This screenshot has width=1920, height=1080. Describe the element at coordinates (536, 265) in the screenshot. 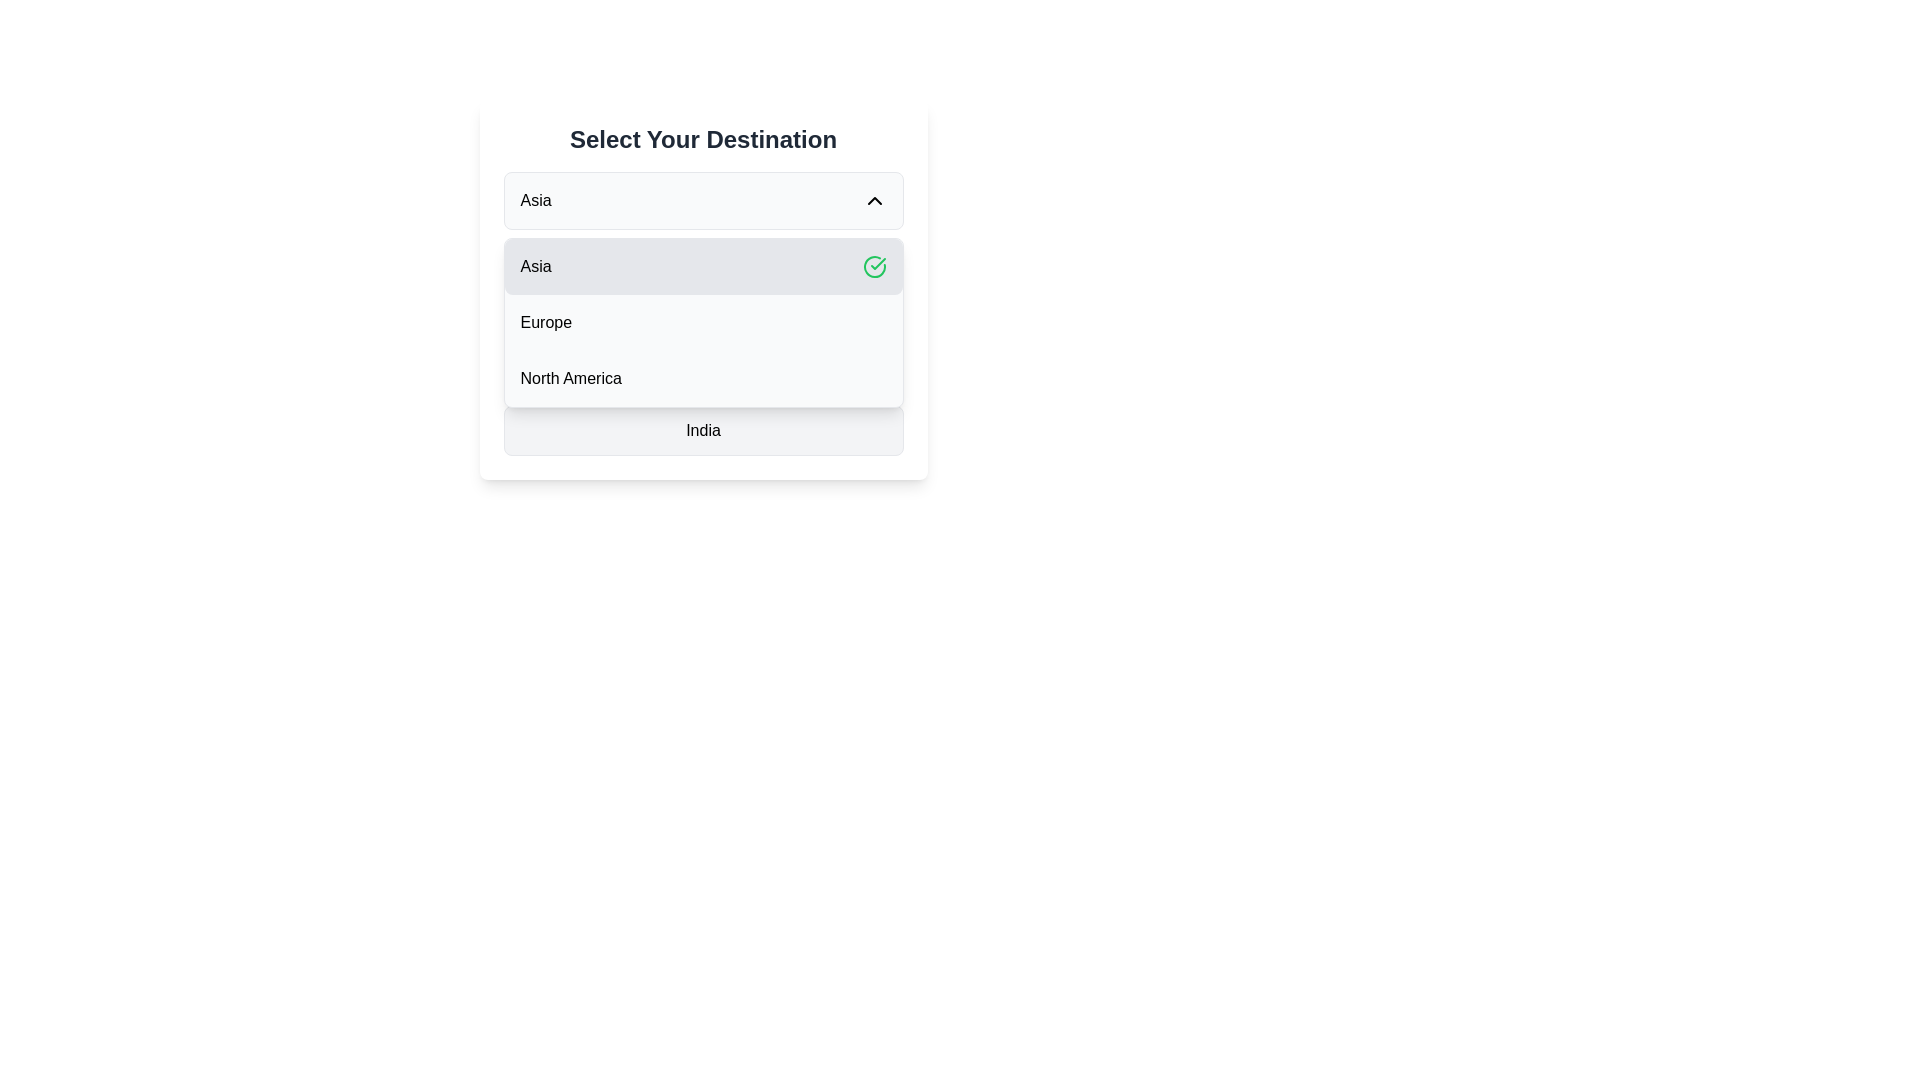

I see `the 'Asia' text label in the dropdown menu` at that location.